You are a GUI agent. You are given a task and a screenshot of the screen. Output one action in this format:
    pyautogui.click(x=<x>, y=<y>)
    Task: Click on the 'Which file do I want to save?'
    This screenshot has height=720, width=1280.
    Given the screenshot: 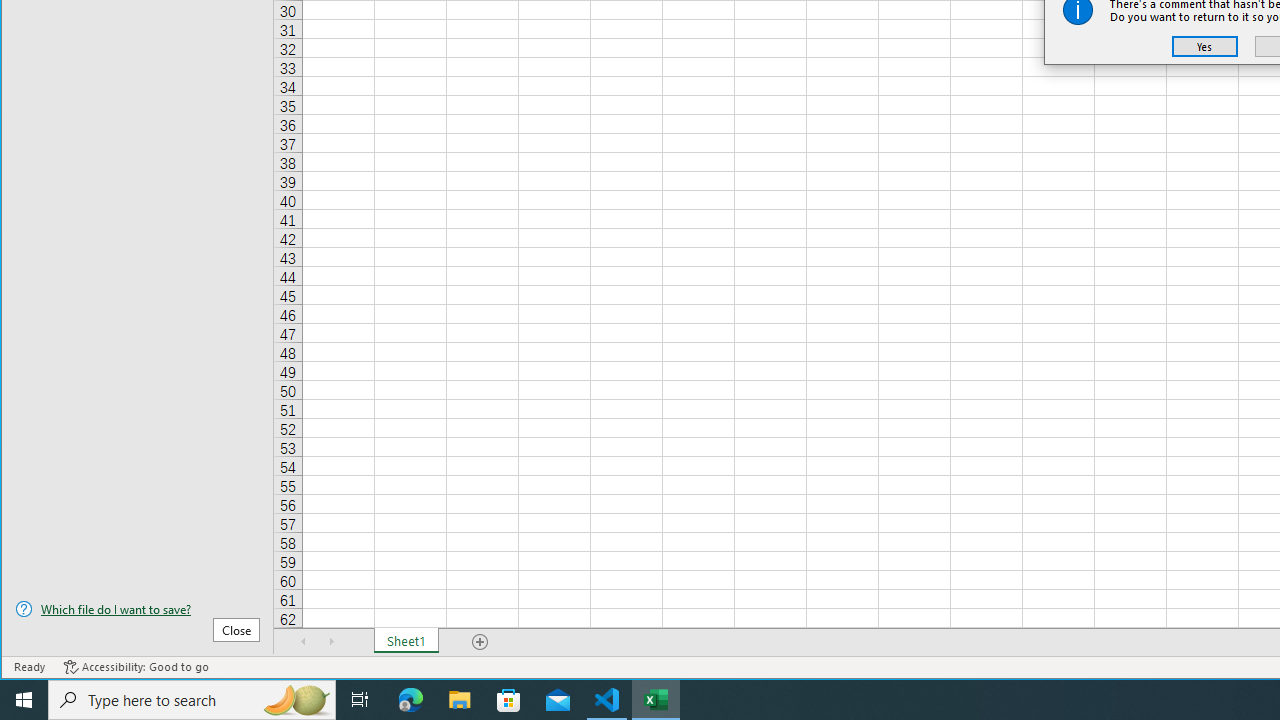 What is the action you would take?
    pyautogui.click(x=136, y=608)
    